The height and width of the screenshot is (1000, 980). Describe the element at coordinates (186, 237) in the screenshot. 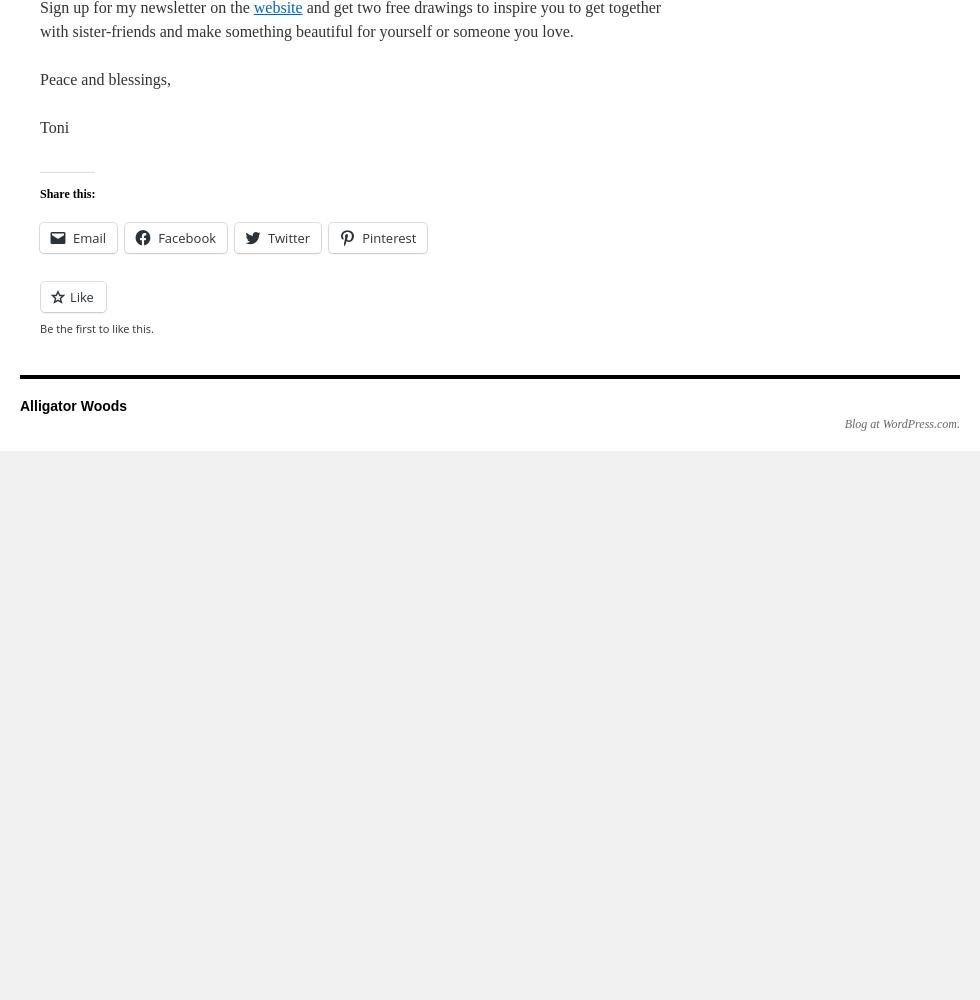

I see `'Facebook'` at that location.